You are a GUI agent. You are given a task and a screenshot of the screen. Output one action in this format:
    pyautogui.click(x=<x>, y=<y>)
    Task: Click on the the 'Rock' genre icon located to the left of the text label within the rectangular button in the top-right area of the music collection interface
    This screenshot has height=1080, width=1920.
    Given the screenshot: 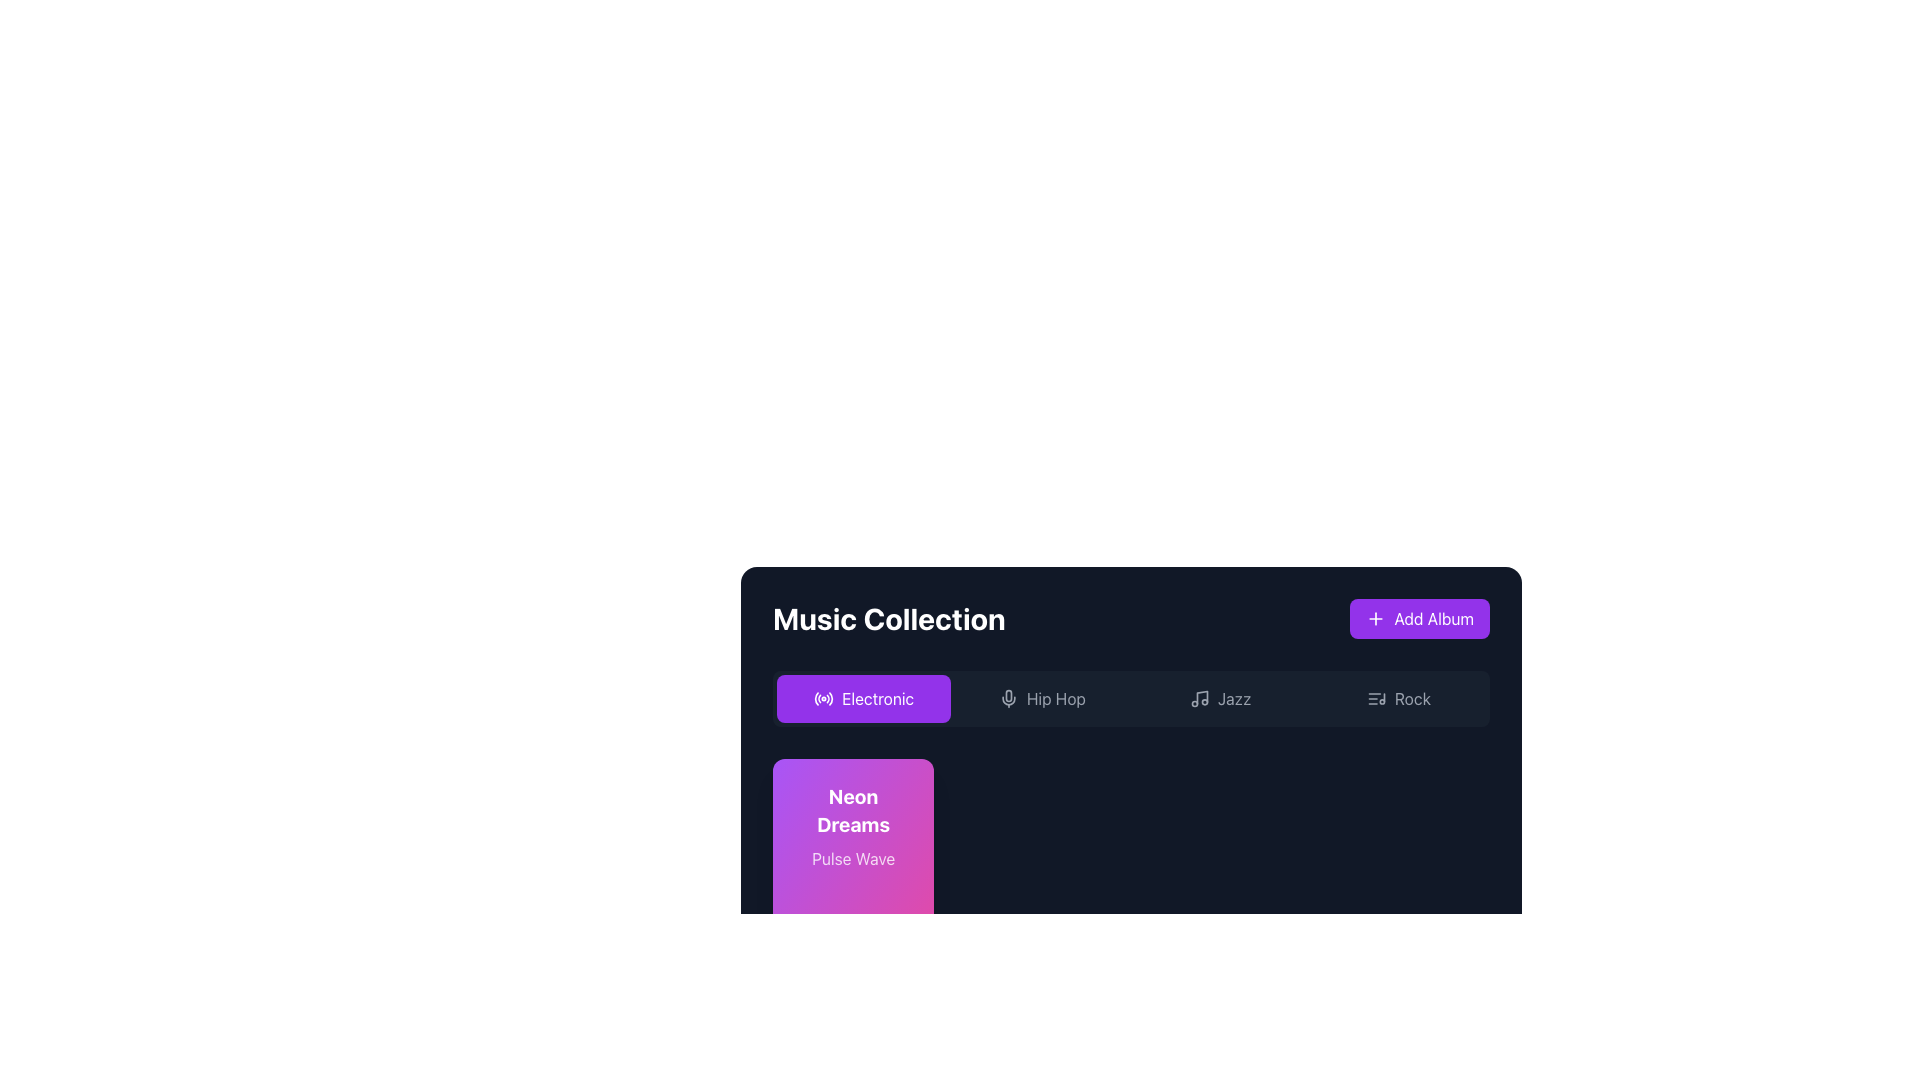 What is the action you would take?
    pyautogui.click(x=1375, y=697)
    